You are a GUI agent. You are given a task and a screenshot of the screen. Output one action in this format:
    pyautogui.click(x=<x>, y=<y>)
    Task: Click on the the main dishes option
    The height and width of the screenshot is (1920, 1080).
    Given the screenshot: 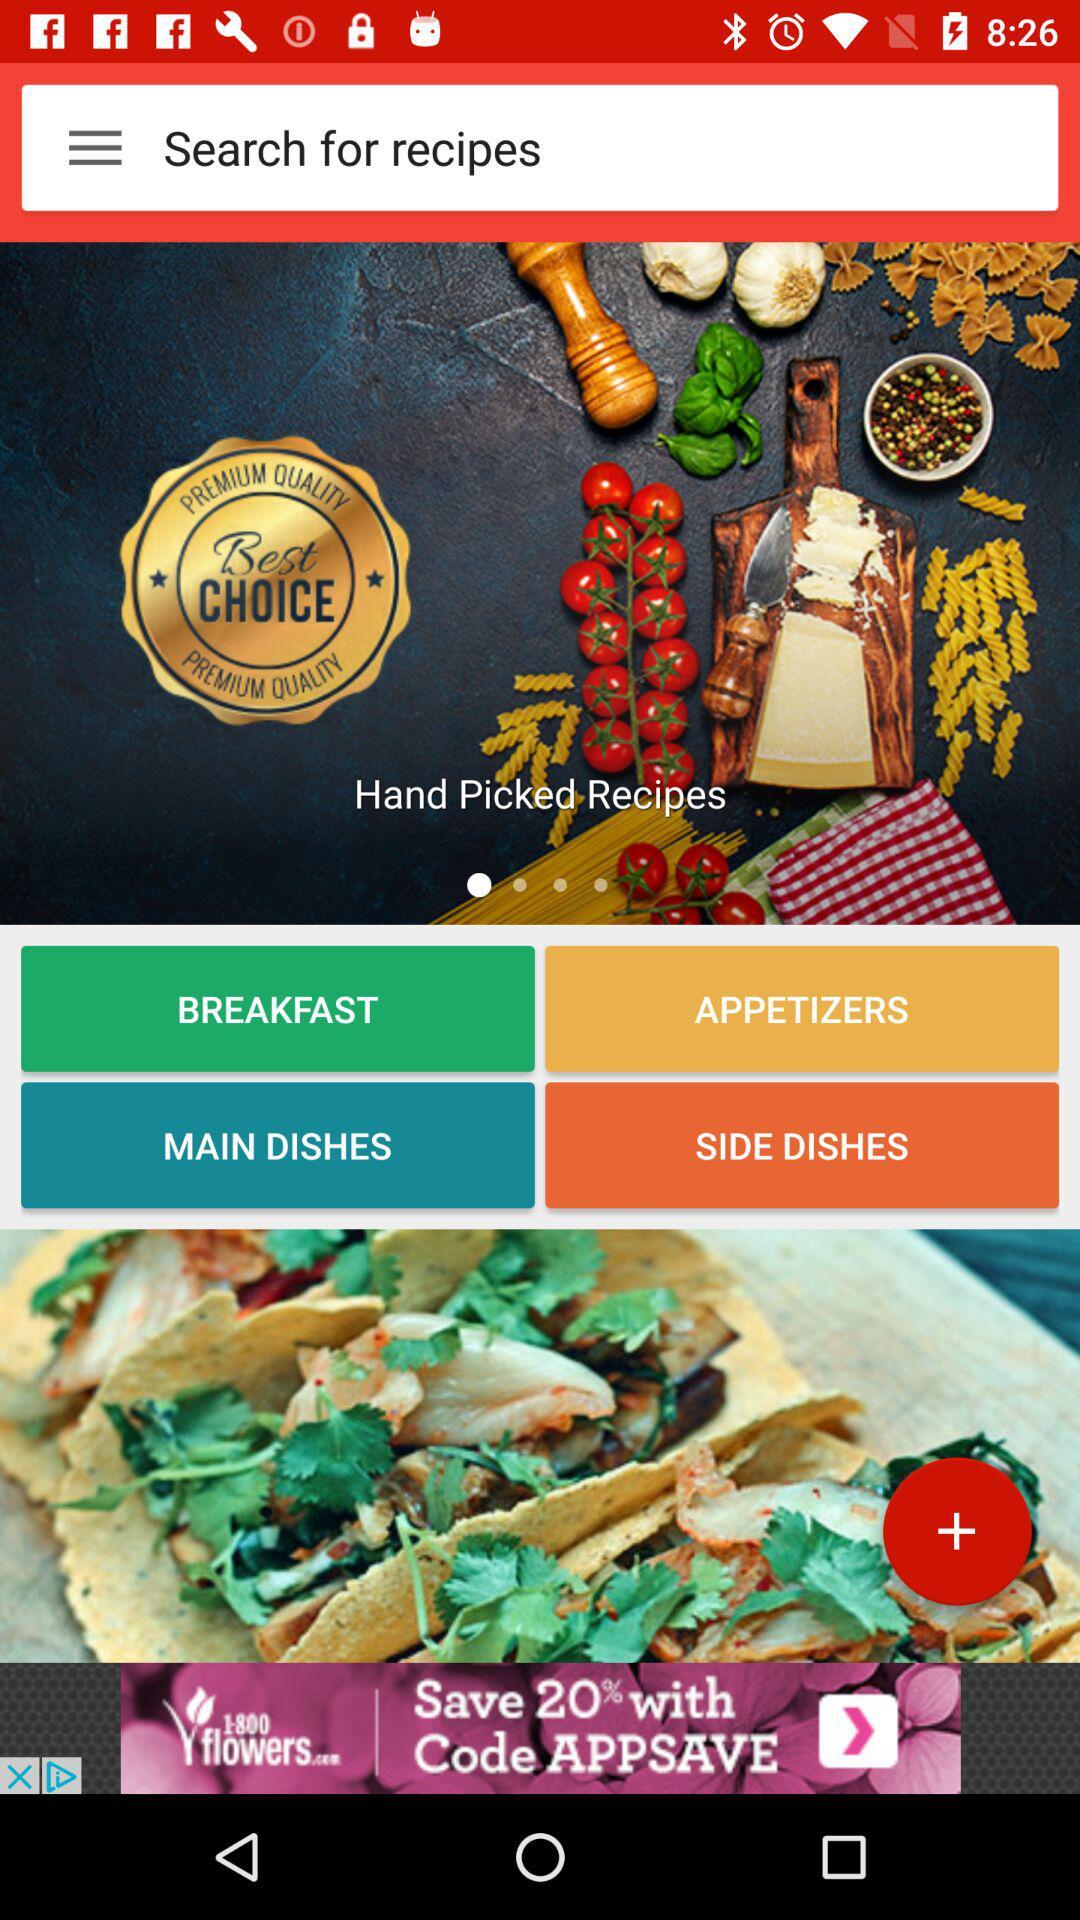 What is the action you would take?
    pyautogui.click(x=277, y=1145)
    